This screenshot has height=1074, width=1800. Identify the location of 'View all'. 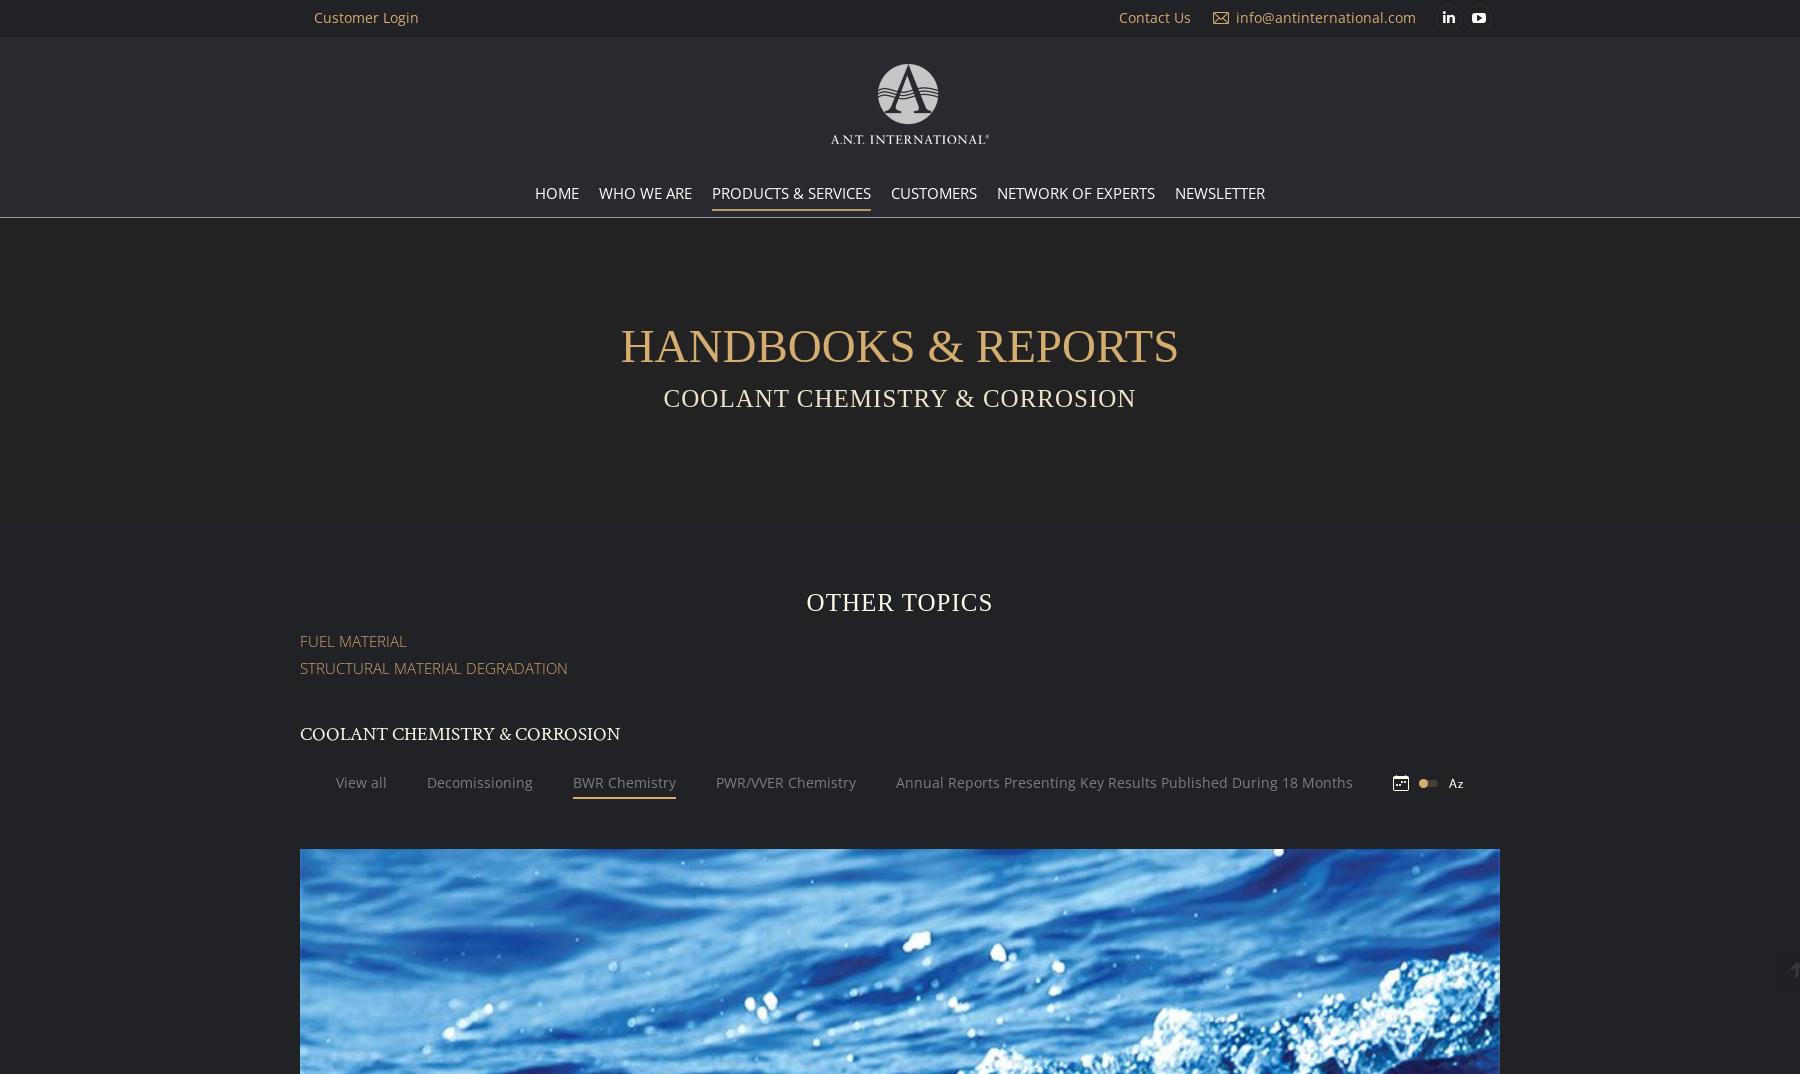
(361, 781).